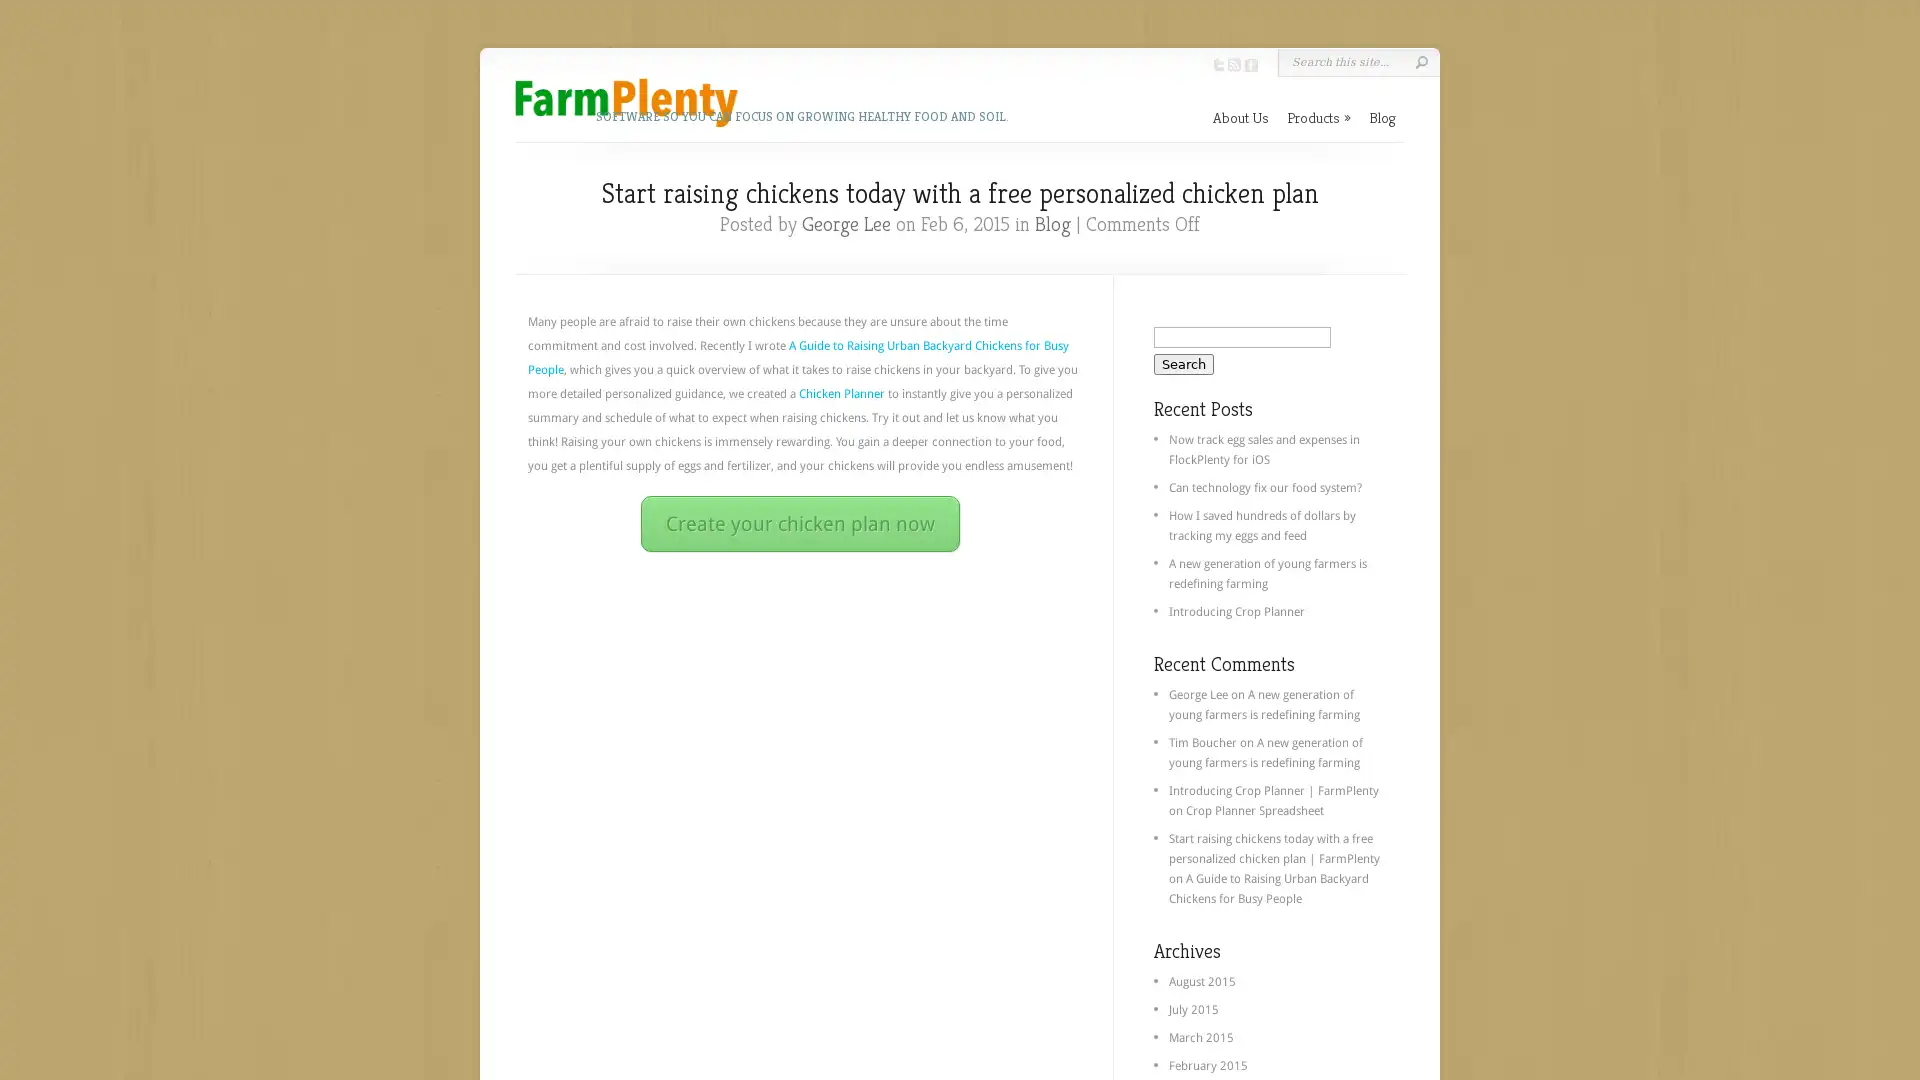 This screenshot has height=1080, width=1920. Describe the element at coordinates (1420, 61) in the screenshot. I see `Submit` at that location.